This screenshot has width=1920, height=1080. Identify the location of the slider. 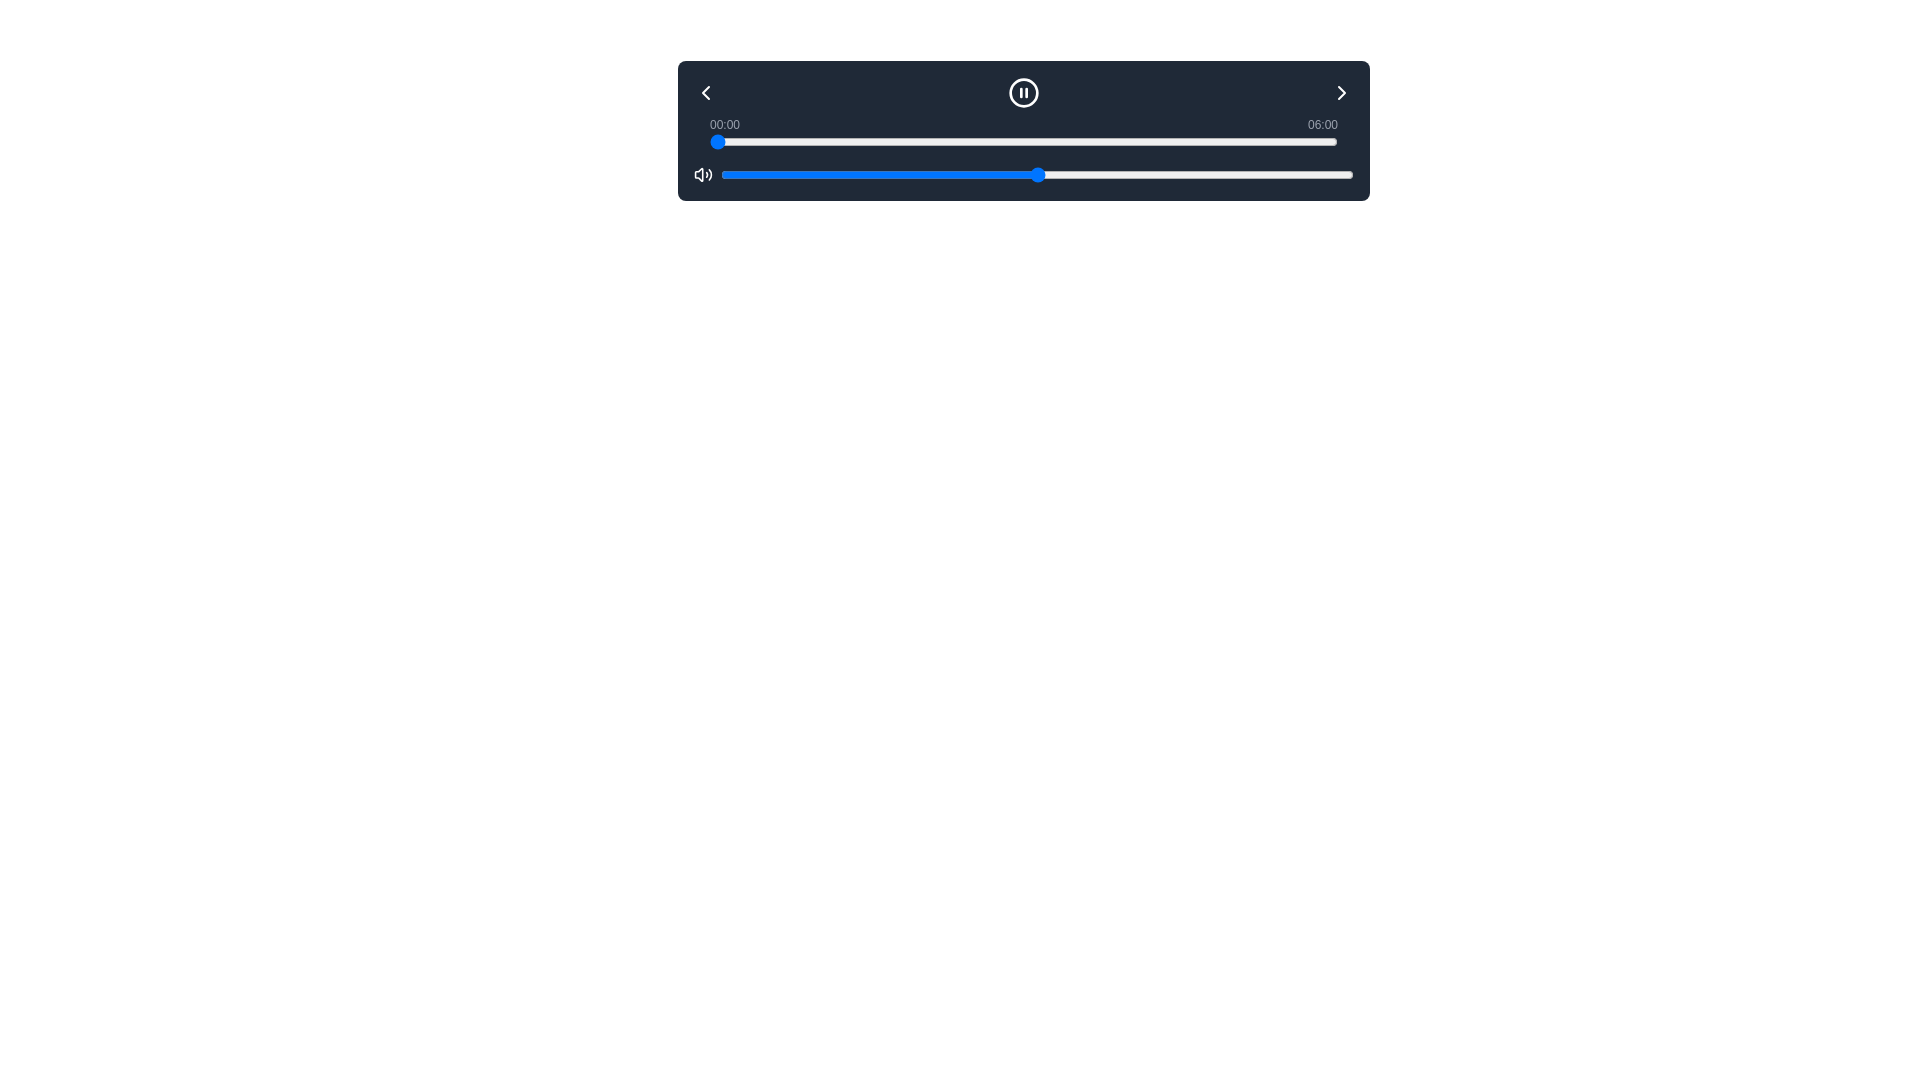
(1230, 141).